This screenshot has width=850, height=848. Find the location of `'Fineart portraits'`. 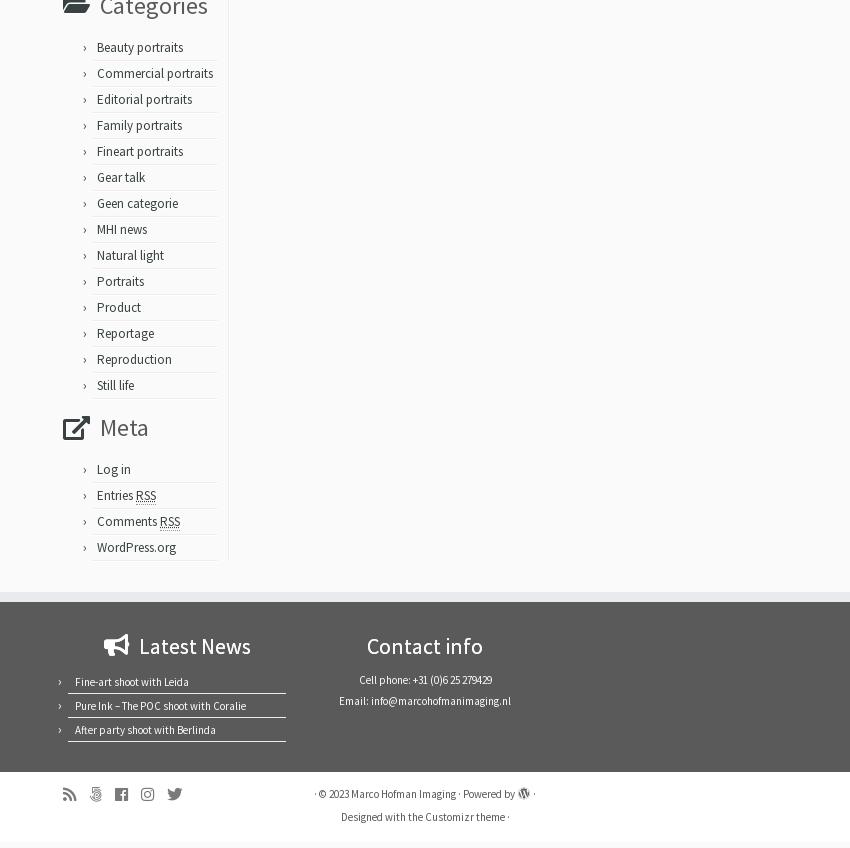

'Fineart portraits' is located at coordinates (139, 157).